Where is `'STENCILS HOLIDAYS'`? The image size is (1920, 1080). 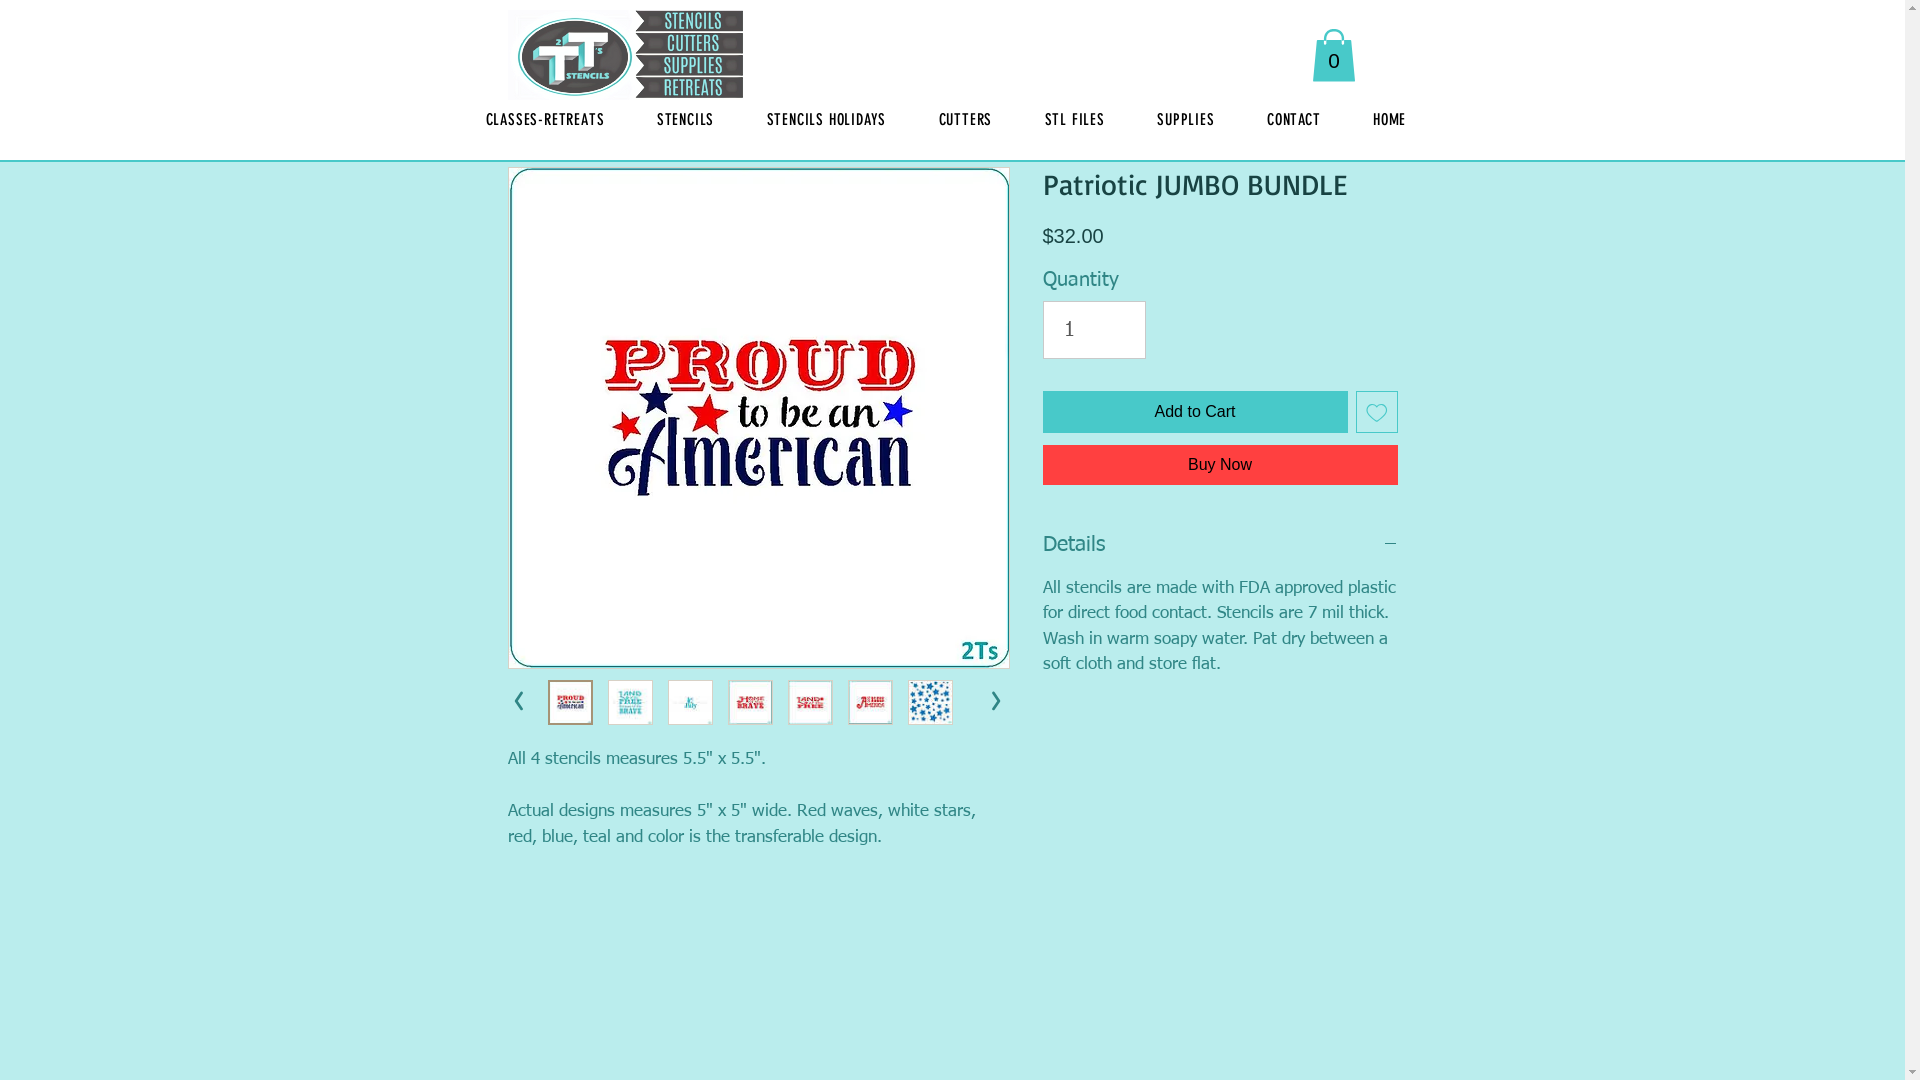 'STENCILS HOLIDAYS' is located at coordinates (825, 119).